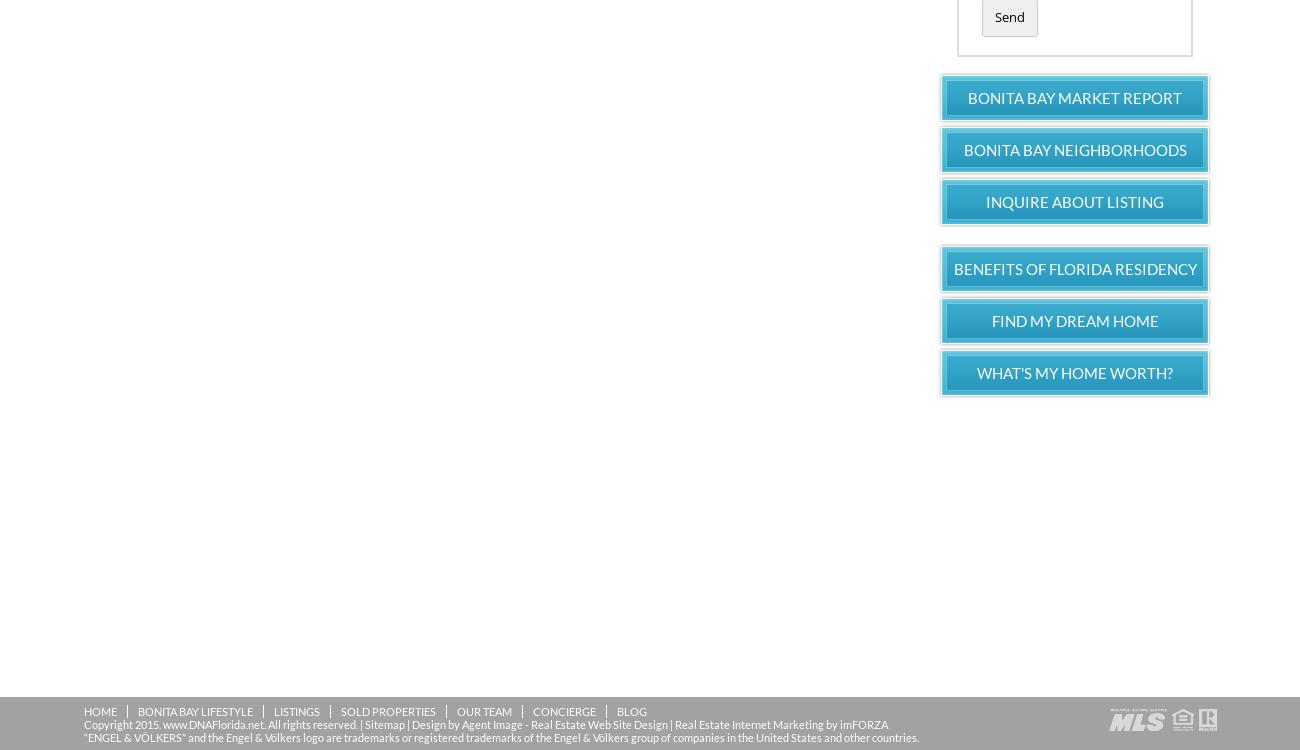 The width and height of the screenshot is (1300, 750). I want to click on 'Bonita Bay Market Report', so click(967, 95).